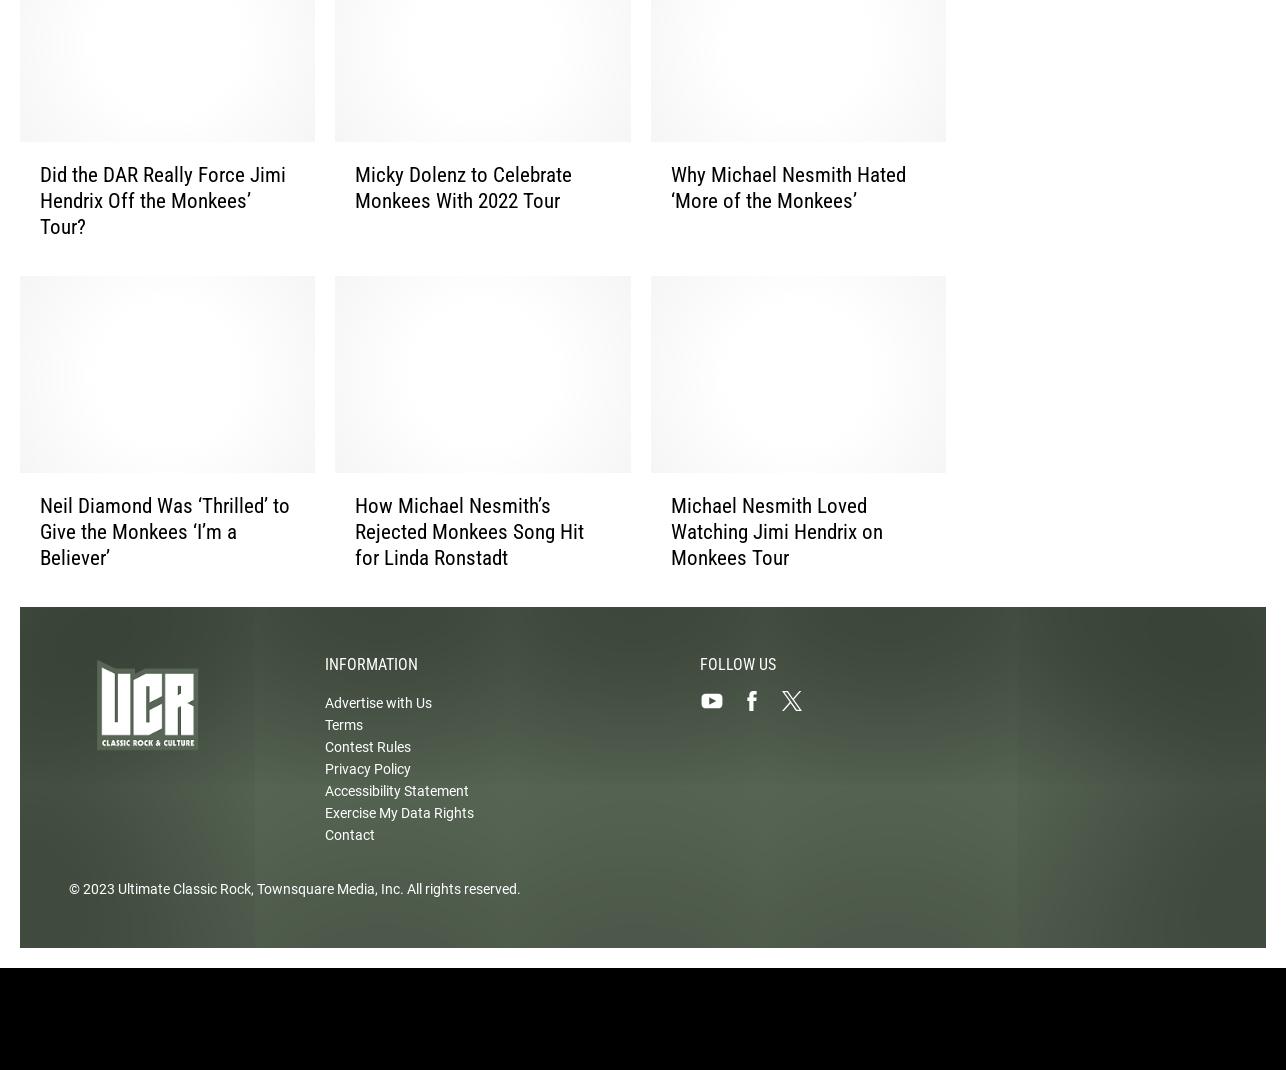 The height and width of the screenshot is (1070, 1286). I want to click on 'Contact', so click(349, 852).